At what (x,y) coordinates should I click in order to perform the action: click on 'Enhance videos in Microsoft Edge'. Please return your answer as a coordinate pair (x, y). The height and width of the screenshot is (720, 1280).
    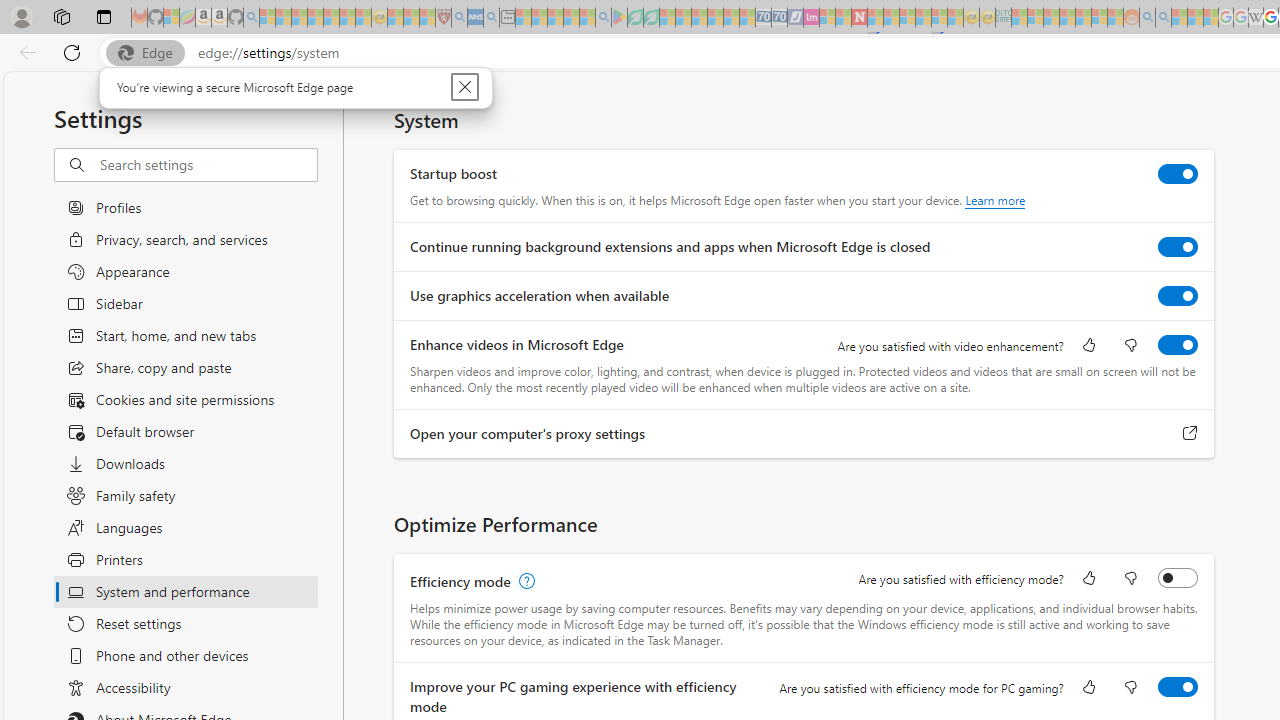
    Looking at the image, I should click on (1178, 343).